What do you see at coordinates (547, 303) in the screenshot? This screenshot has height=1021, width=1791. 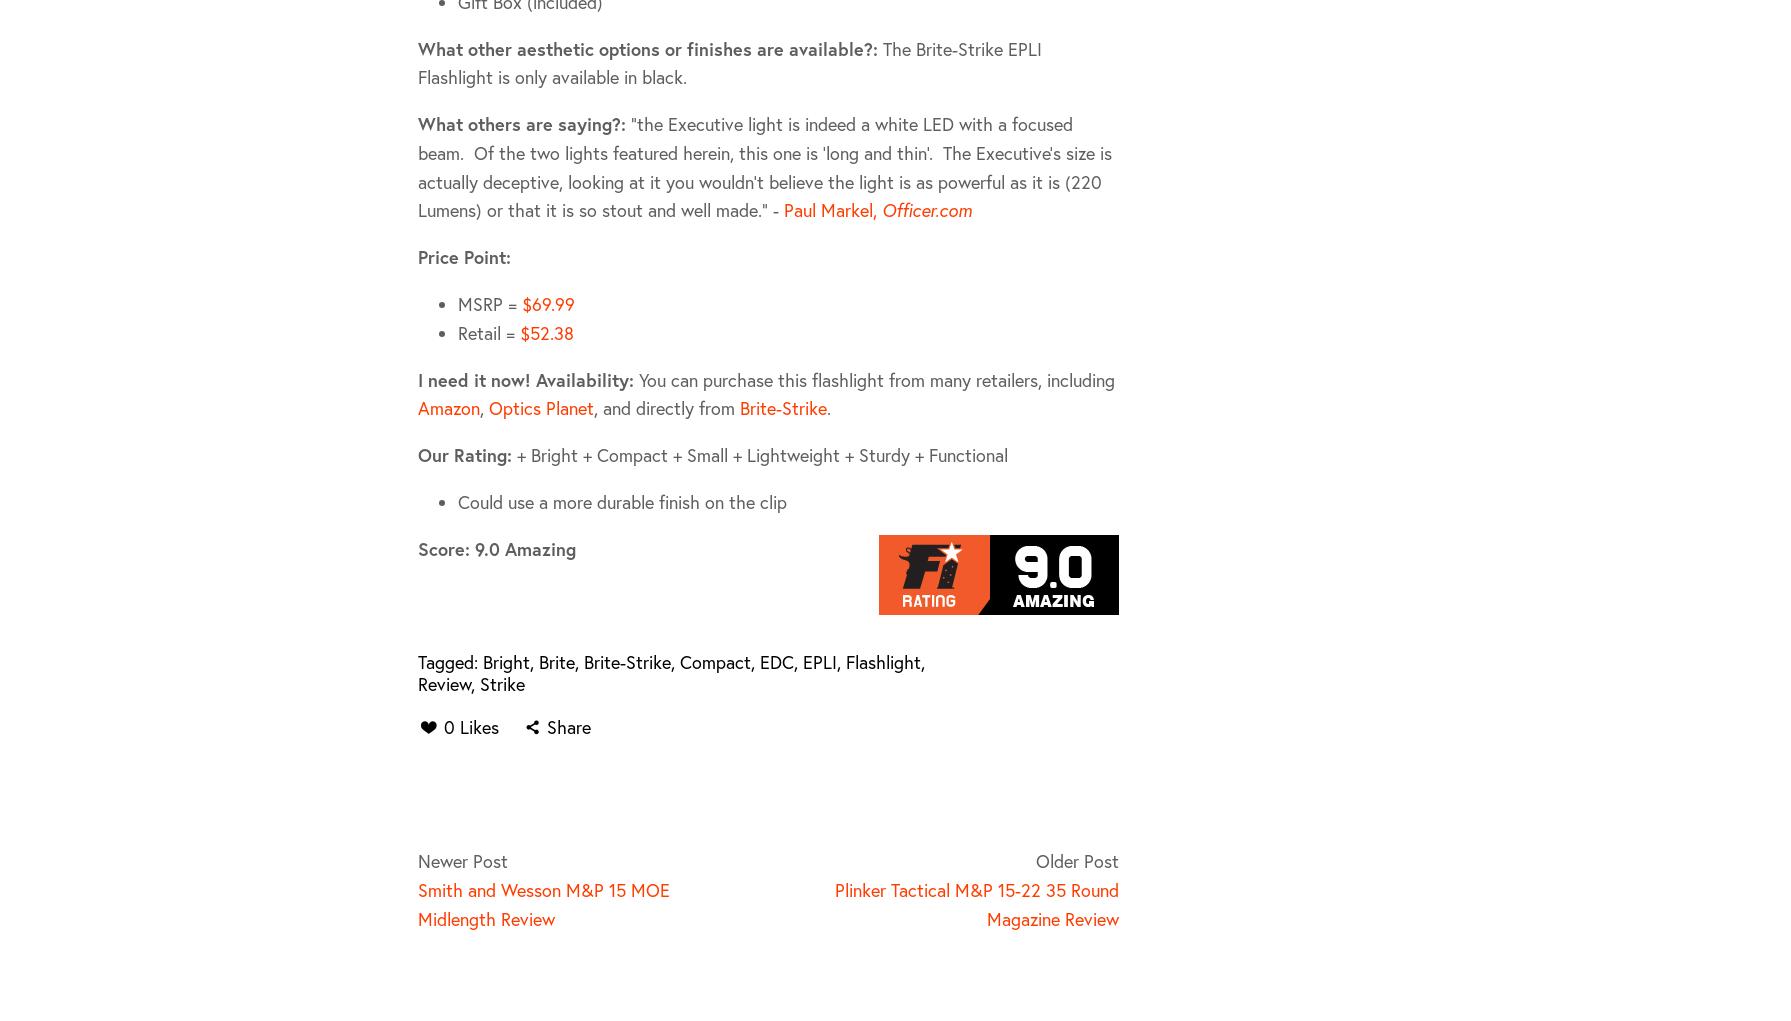 I see `'$69.99'` at bounding box center [547, 303].